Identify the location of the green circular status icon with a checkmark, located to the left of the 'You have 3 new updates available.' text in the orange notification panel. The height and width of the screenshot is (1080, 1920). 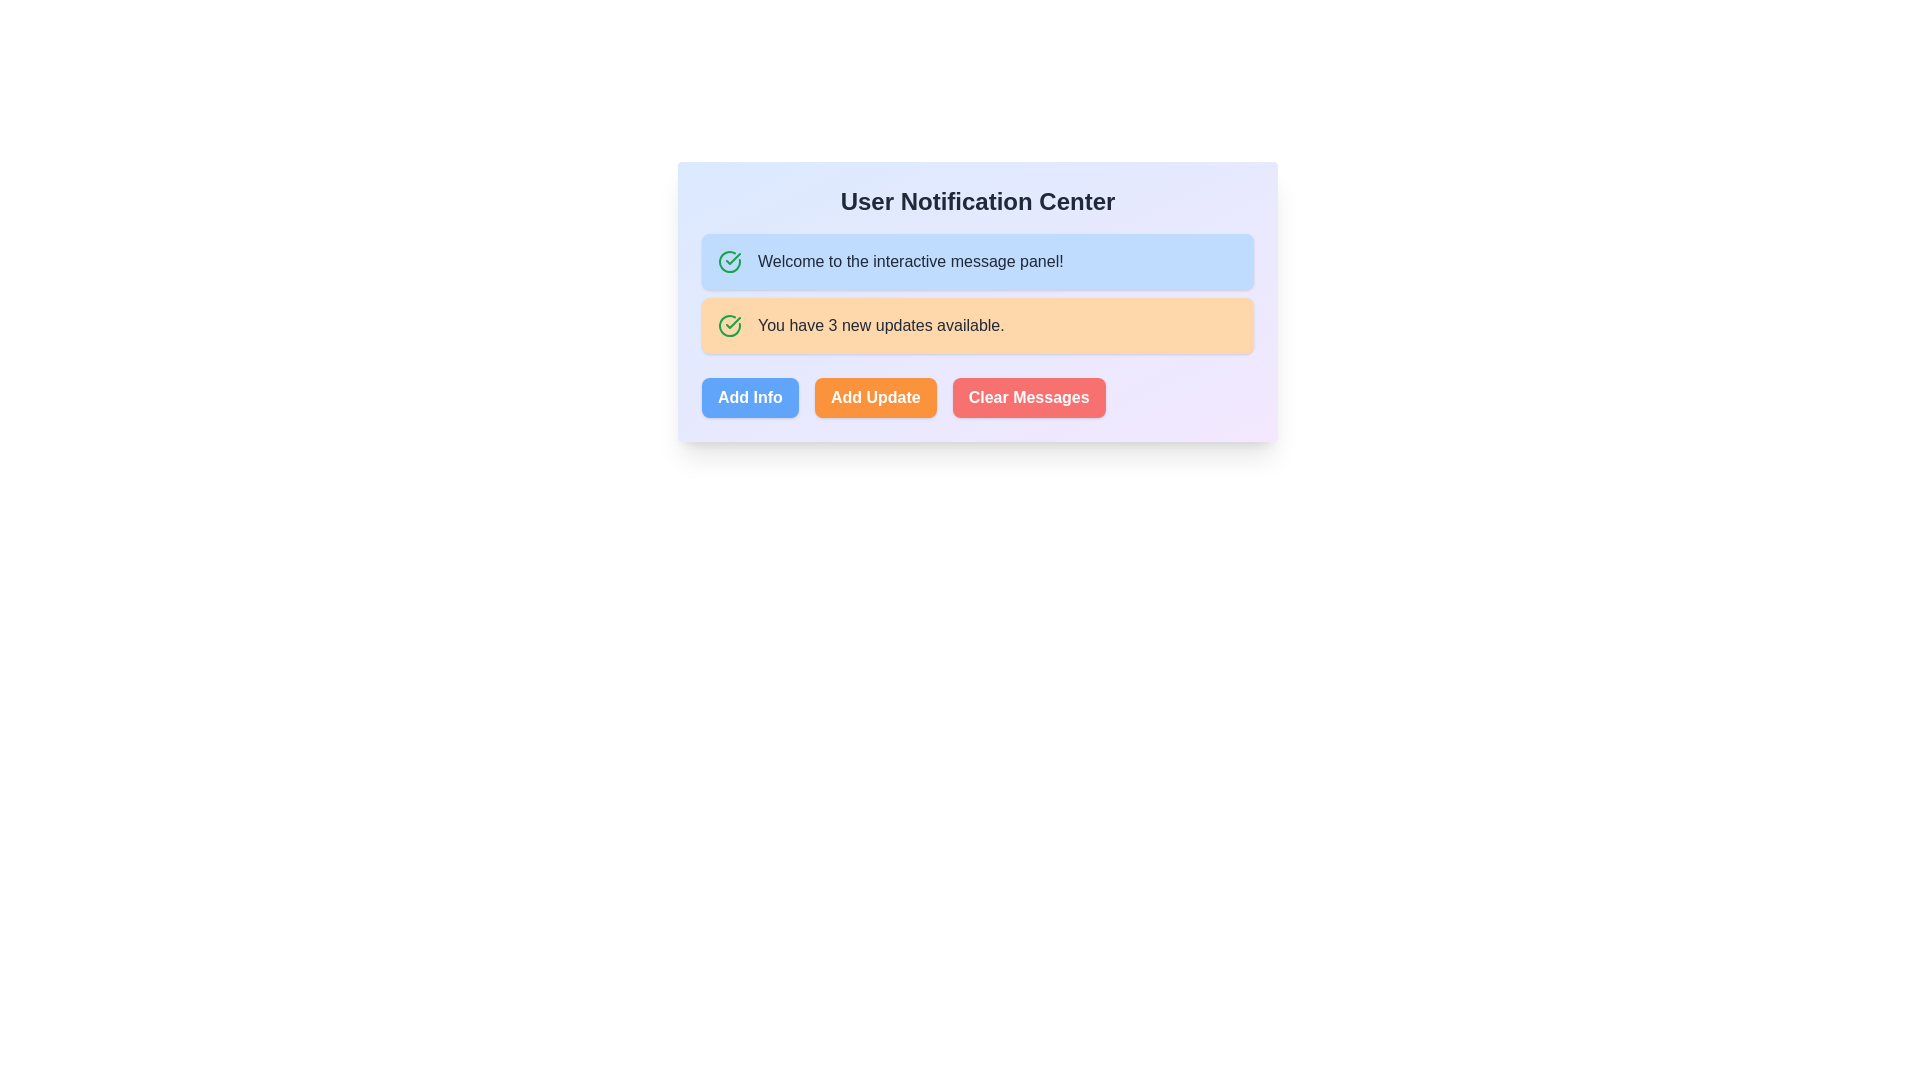
(728, 325).